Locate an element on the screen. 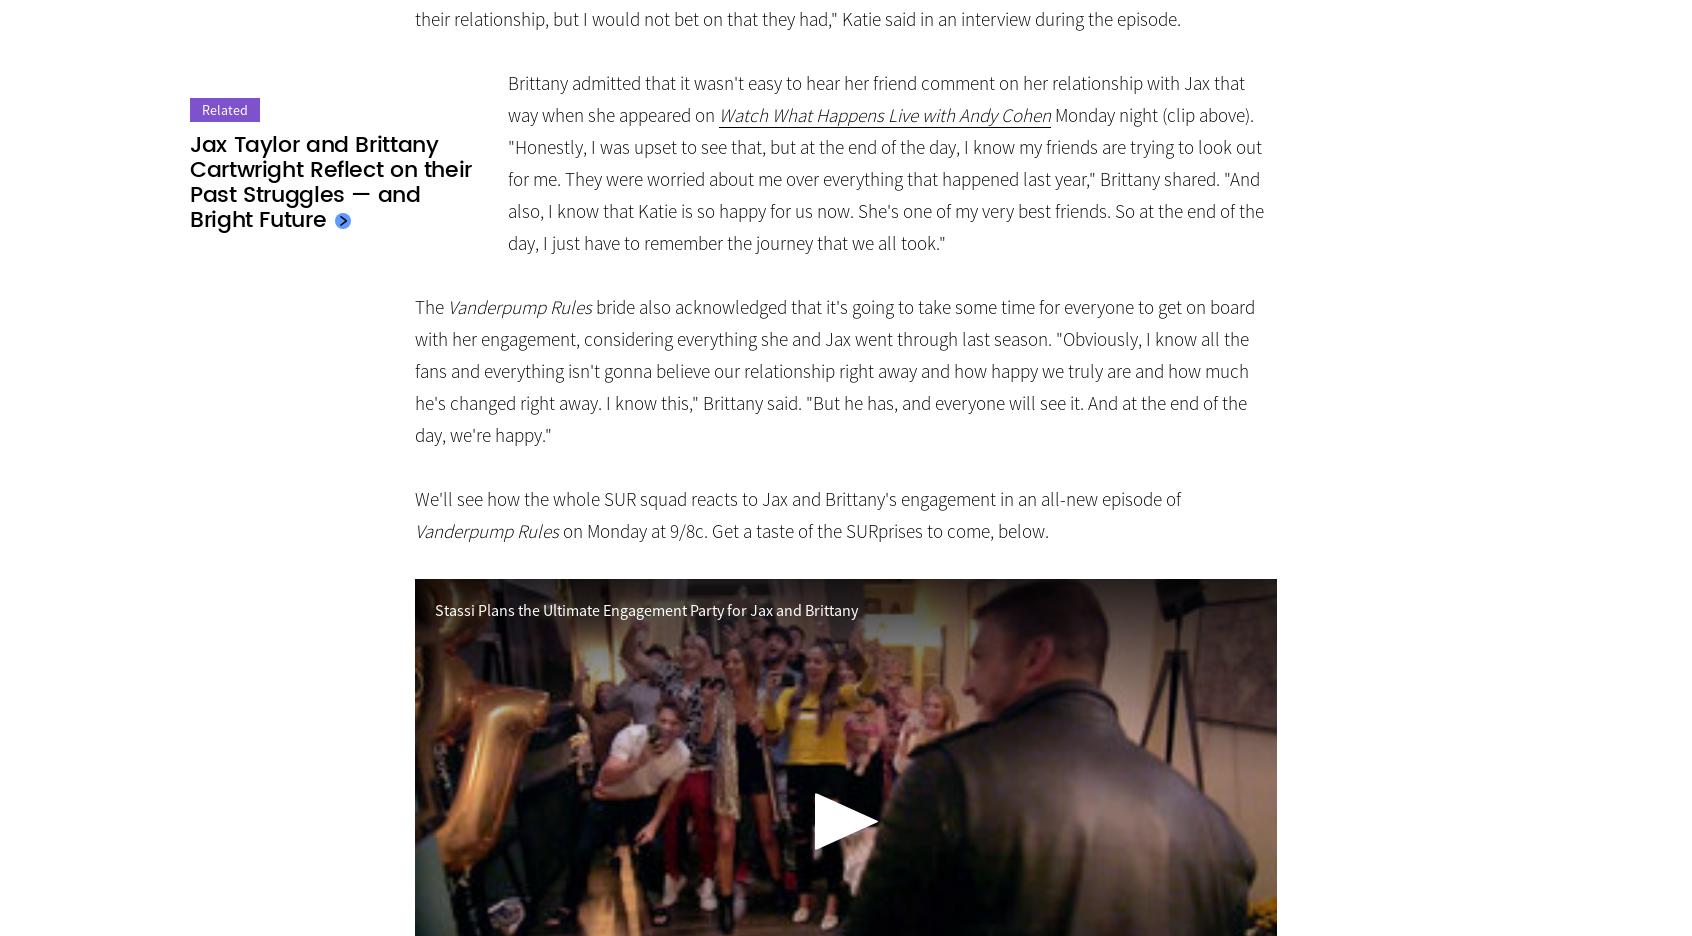 This screenshot has width=1692, height=936. 'Stassi Plans the Ultimate Engagement Party for Jax and Brittany' is located at coordinates (646, 609).